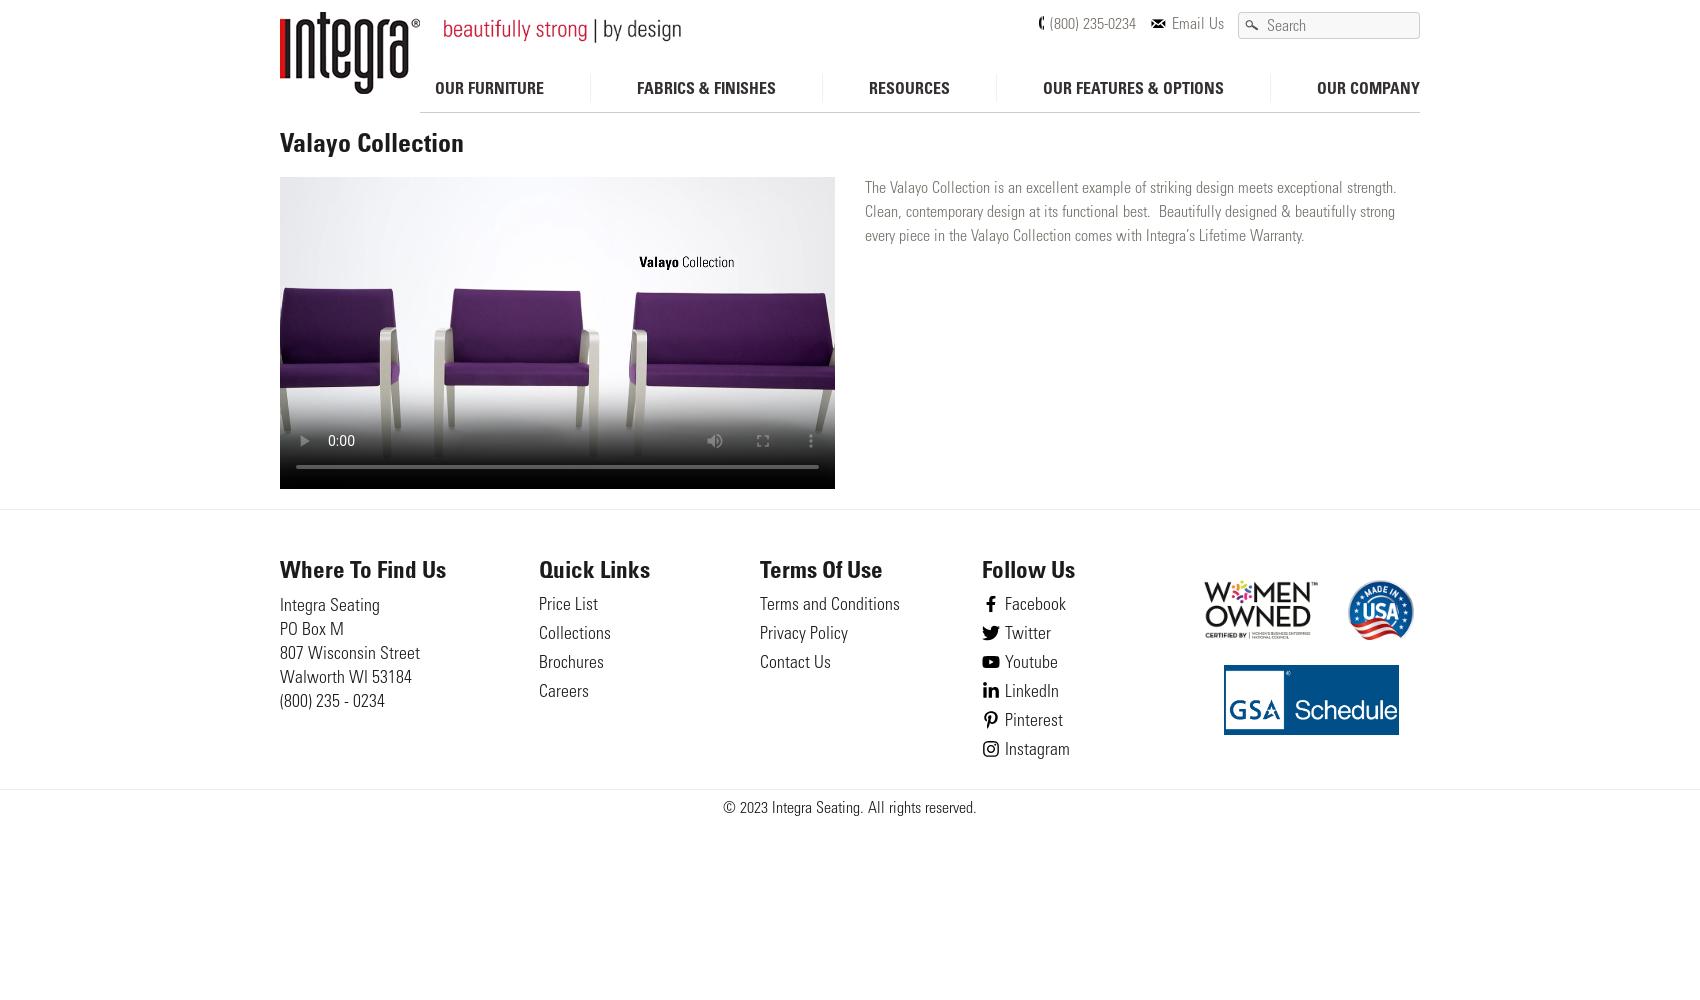 Image resolution: width=1700 pixels, height=1000 pixels. Describe the element at coordinates (864, 211) in the screenshot. I see `'The Valayo Collection is an excellent example of striking design meets exceptional strength.  Clean, contemporary design at its functional best.  Beautifully designed & beautifully strong every piece in the Valayo Collection comes with Integra’s Lifetime Warranty.'` at that location.